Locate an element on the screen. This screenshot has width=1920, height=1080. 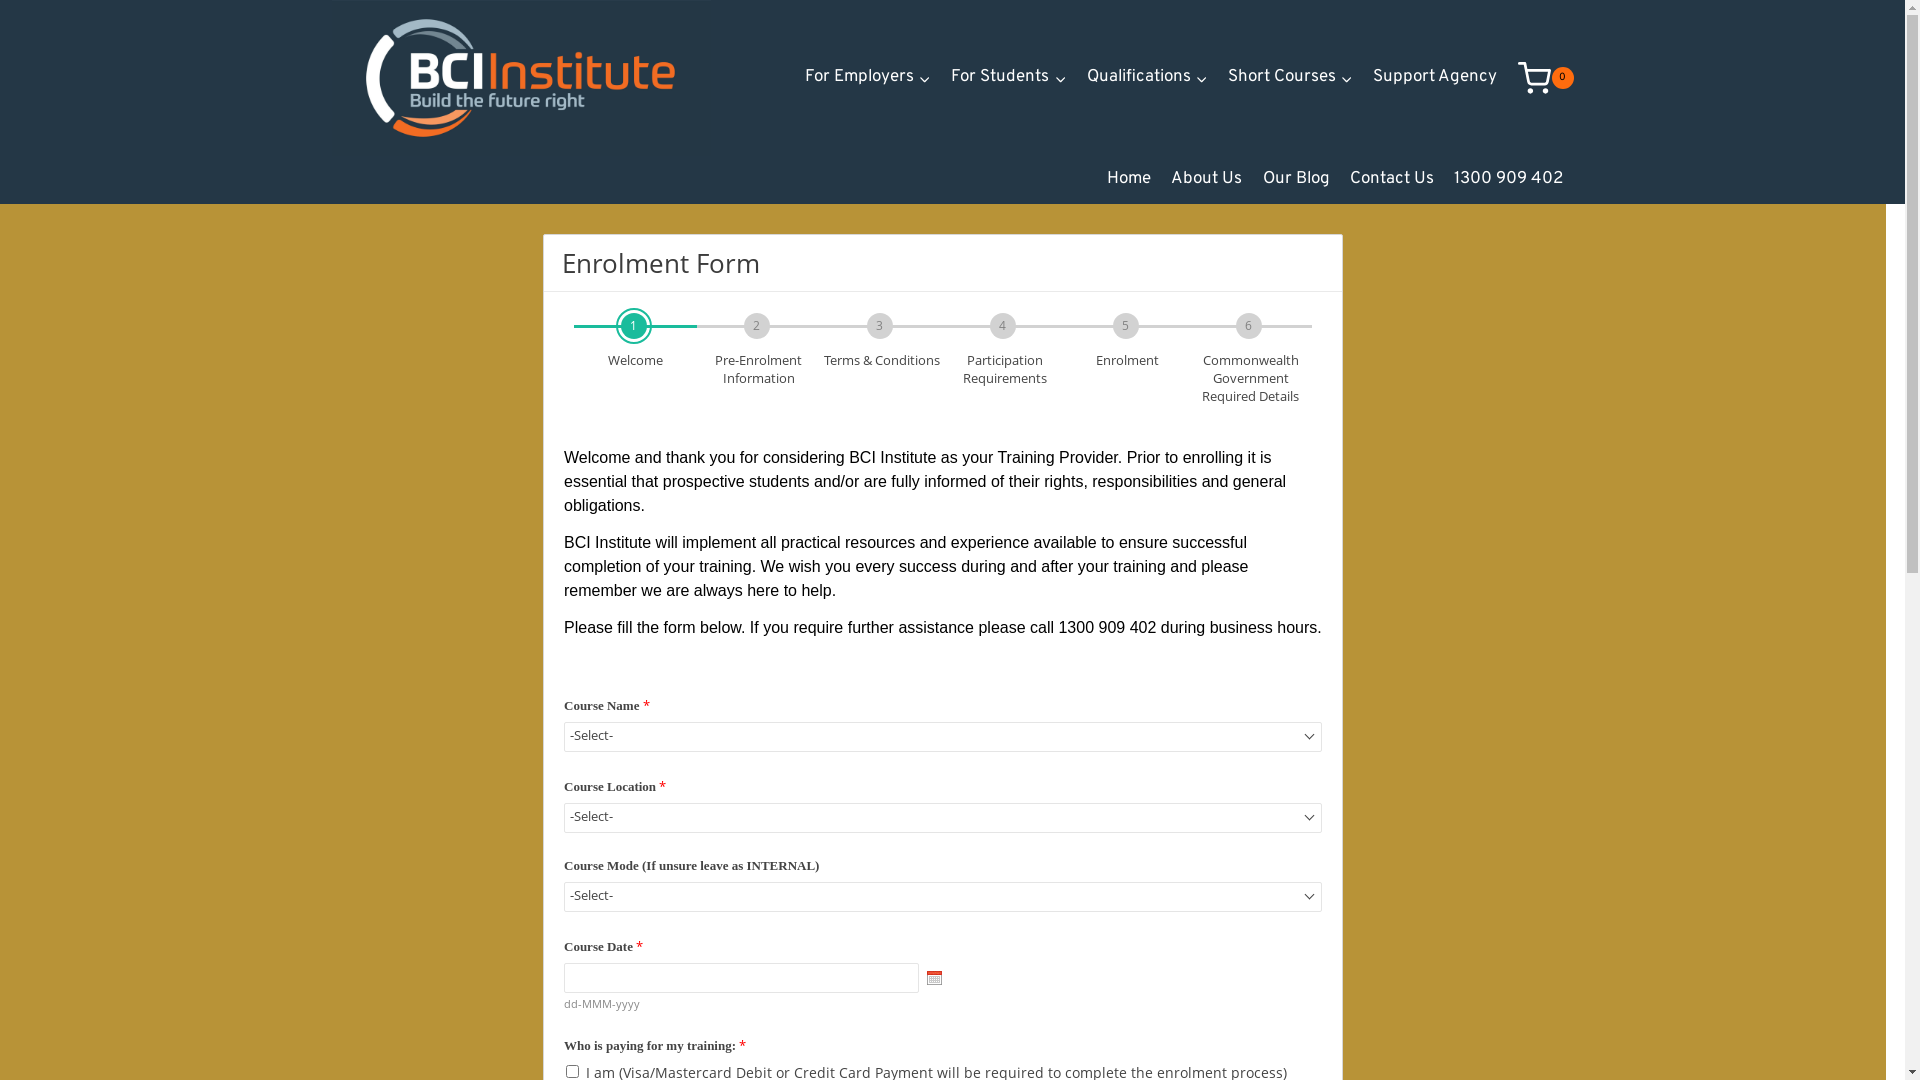
'1300 909 402' is located at coordinates (1508, 180).